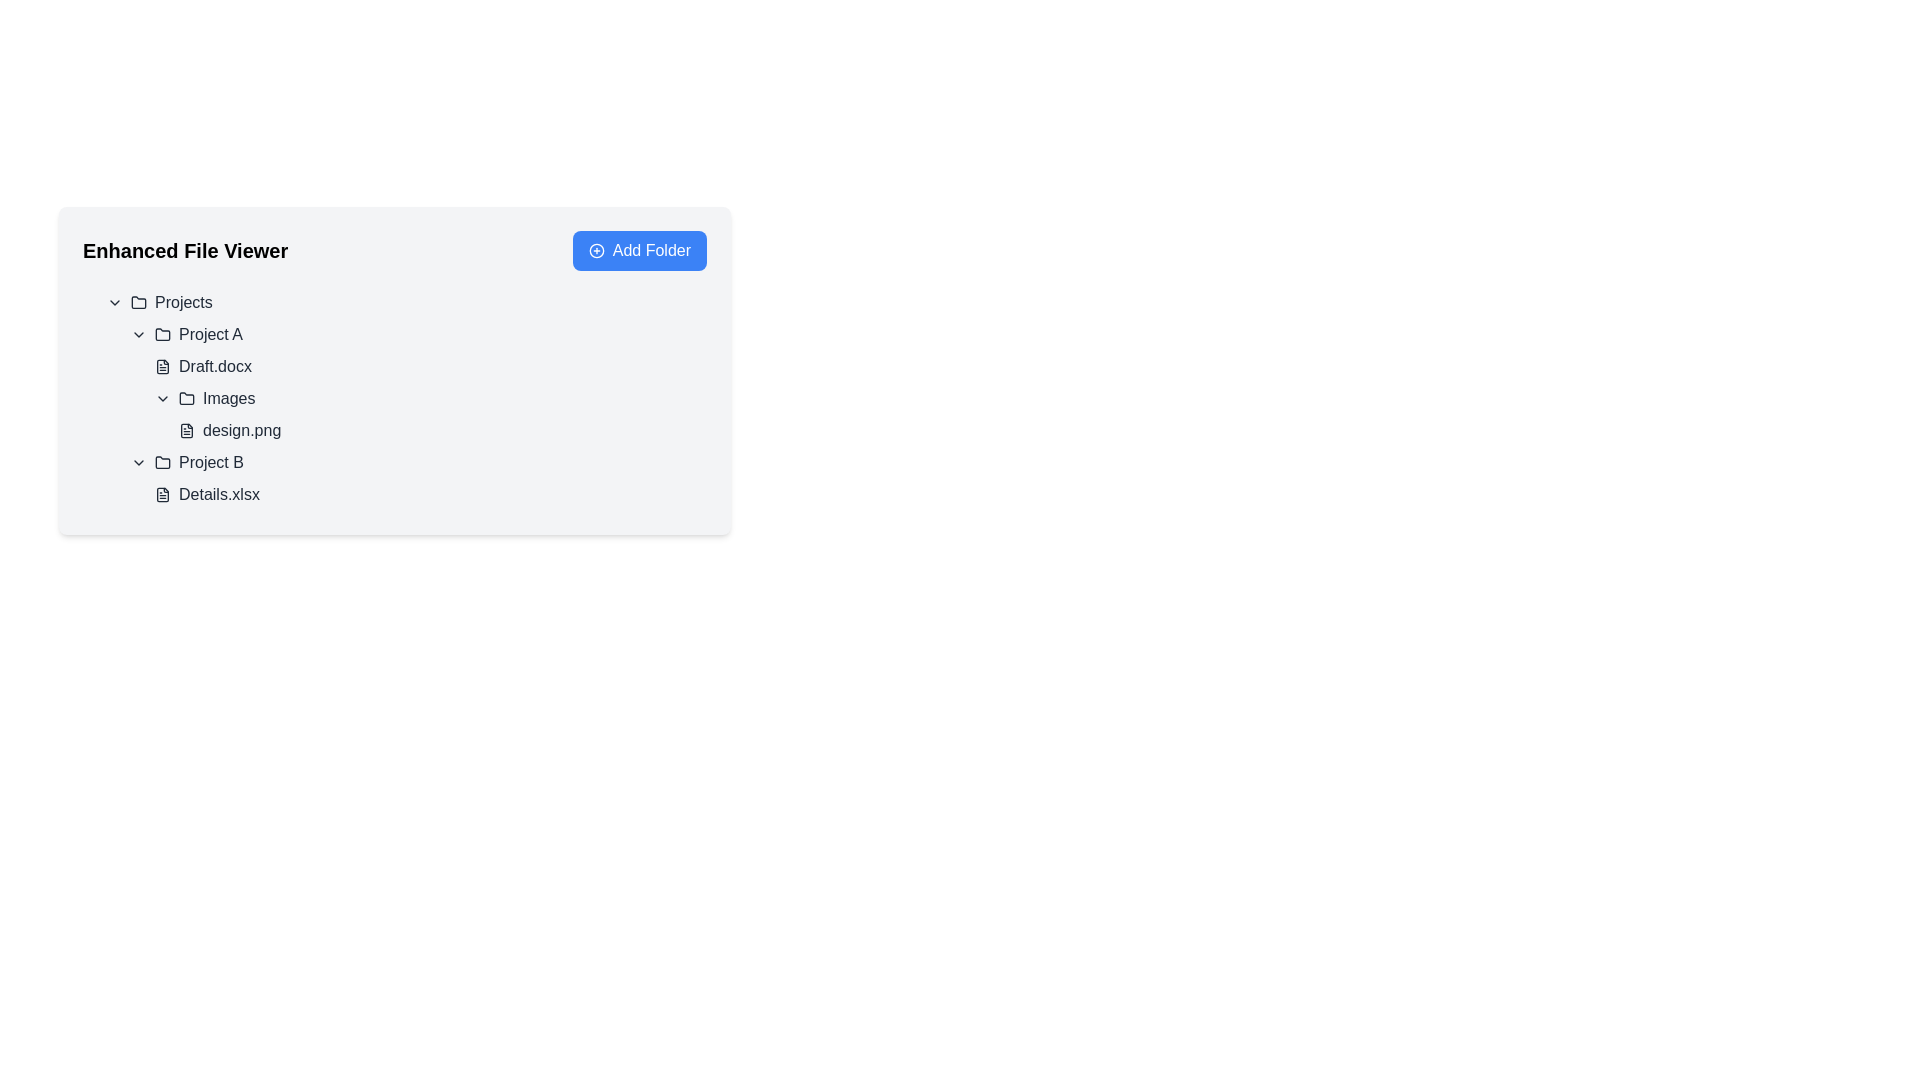 This screenshot has width=1920, height=1080. Describe the element at coordinates (163, 334) in the screenshot. I see `the folder icon located next to the text 'Project A'` at that location.